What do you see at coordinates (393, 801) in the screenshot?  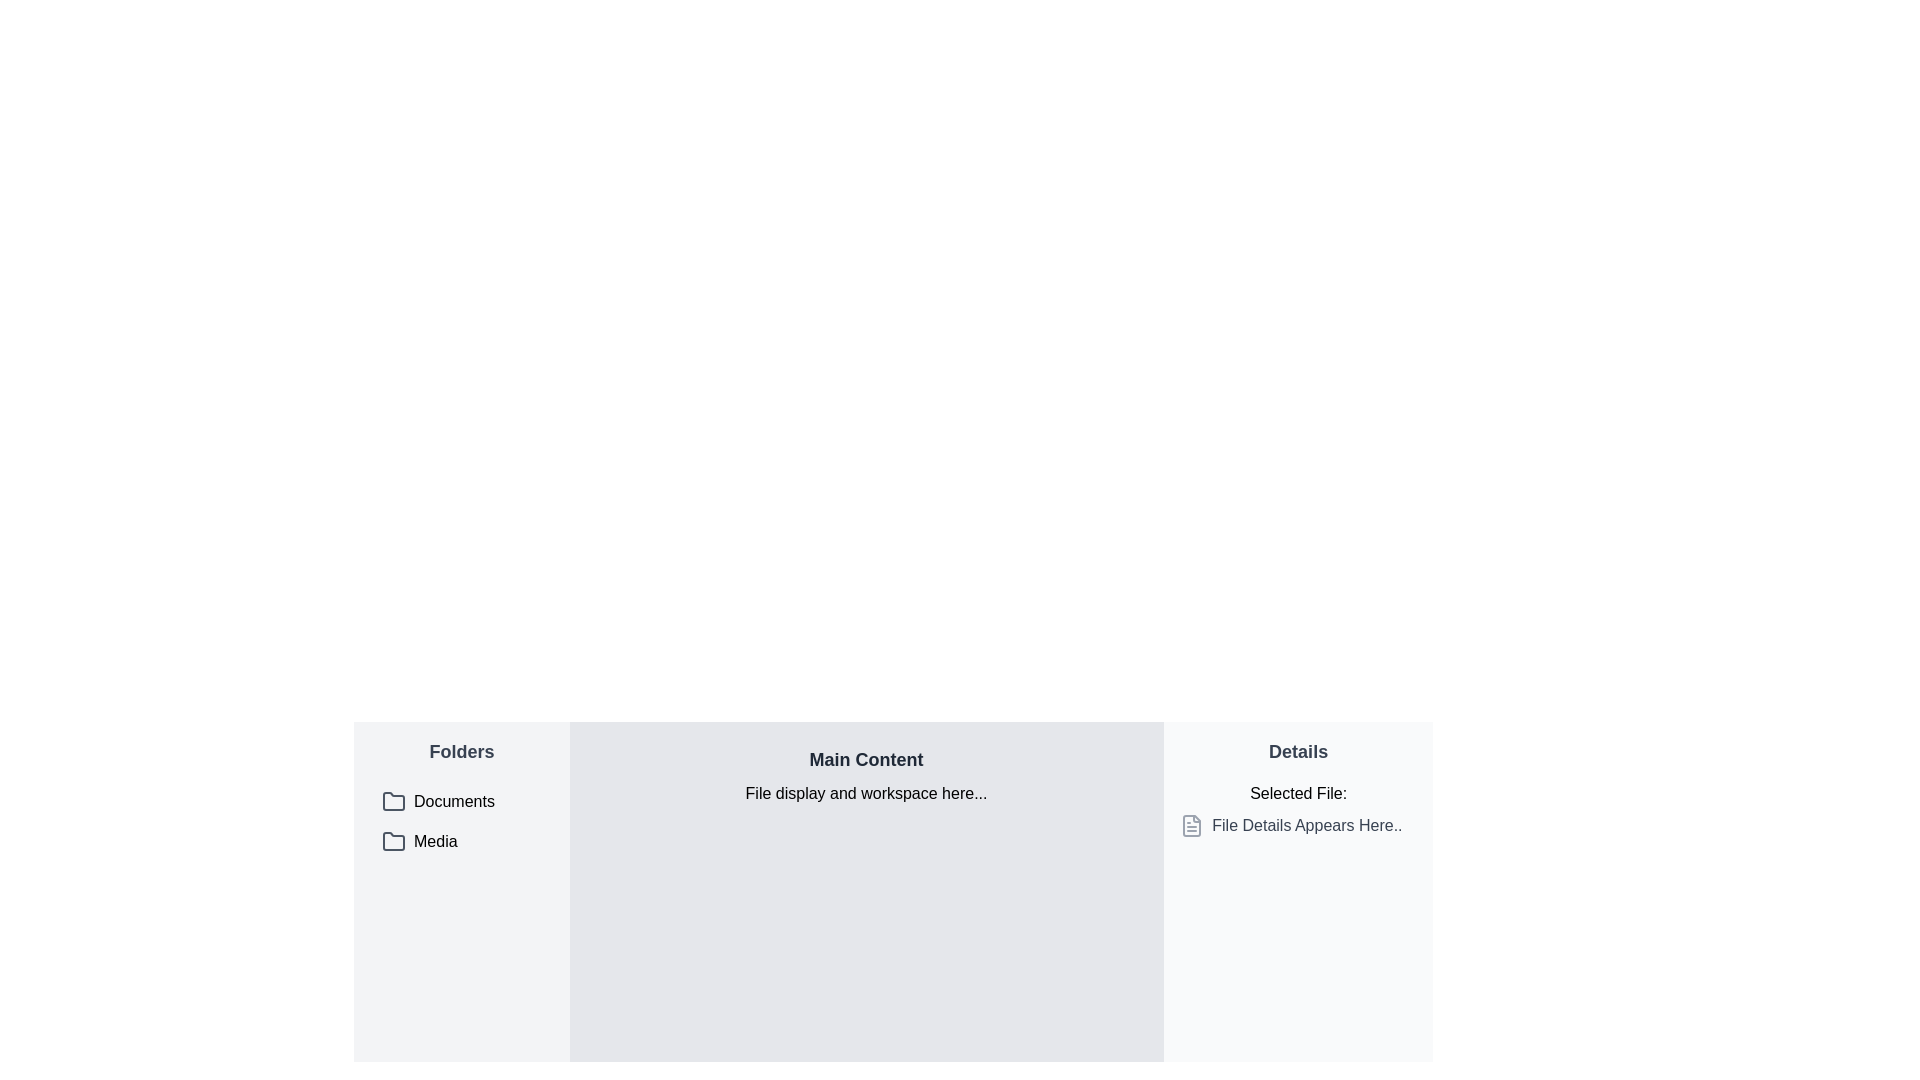 I see `the folder icon located in the 'Folders' column, which is the first icon in a vertical list and is adjacent to the label 'Documents'` at bounding box center [393, 801].